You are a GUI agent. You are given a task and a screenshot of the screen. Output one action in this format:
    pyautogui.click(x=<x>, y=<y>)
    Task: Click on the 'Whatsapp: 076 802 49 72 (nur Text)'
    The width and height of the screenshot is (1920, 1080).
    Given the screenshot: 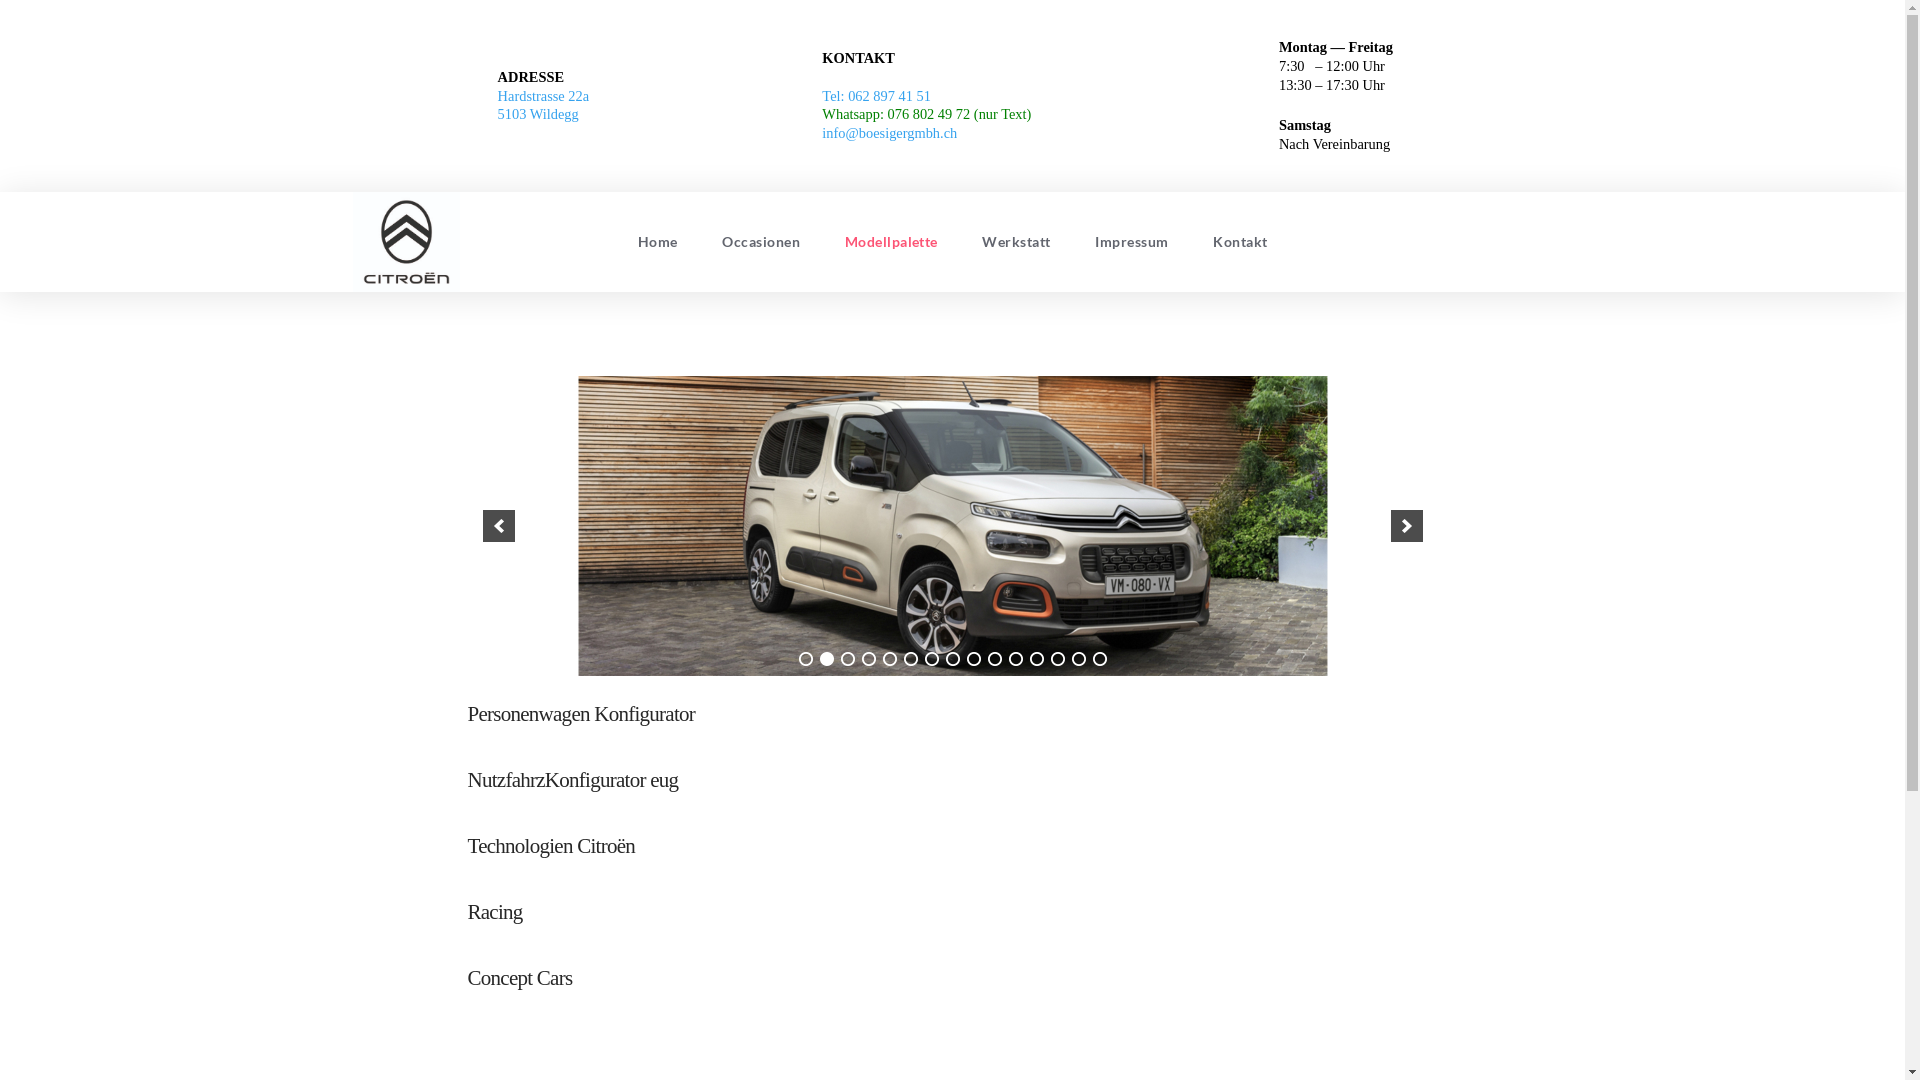 What is the action you would take?
    pyautogui.click(x=925, y=114)
    